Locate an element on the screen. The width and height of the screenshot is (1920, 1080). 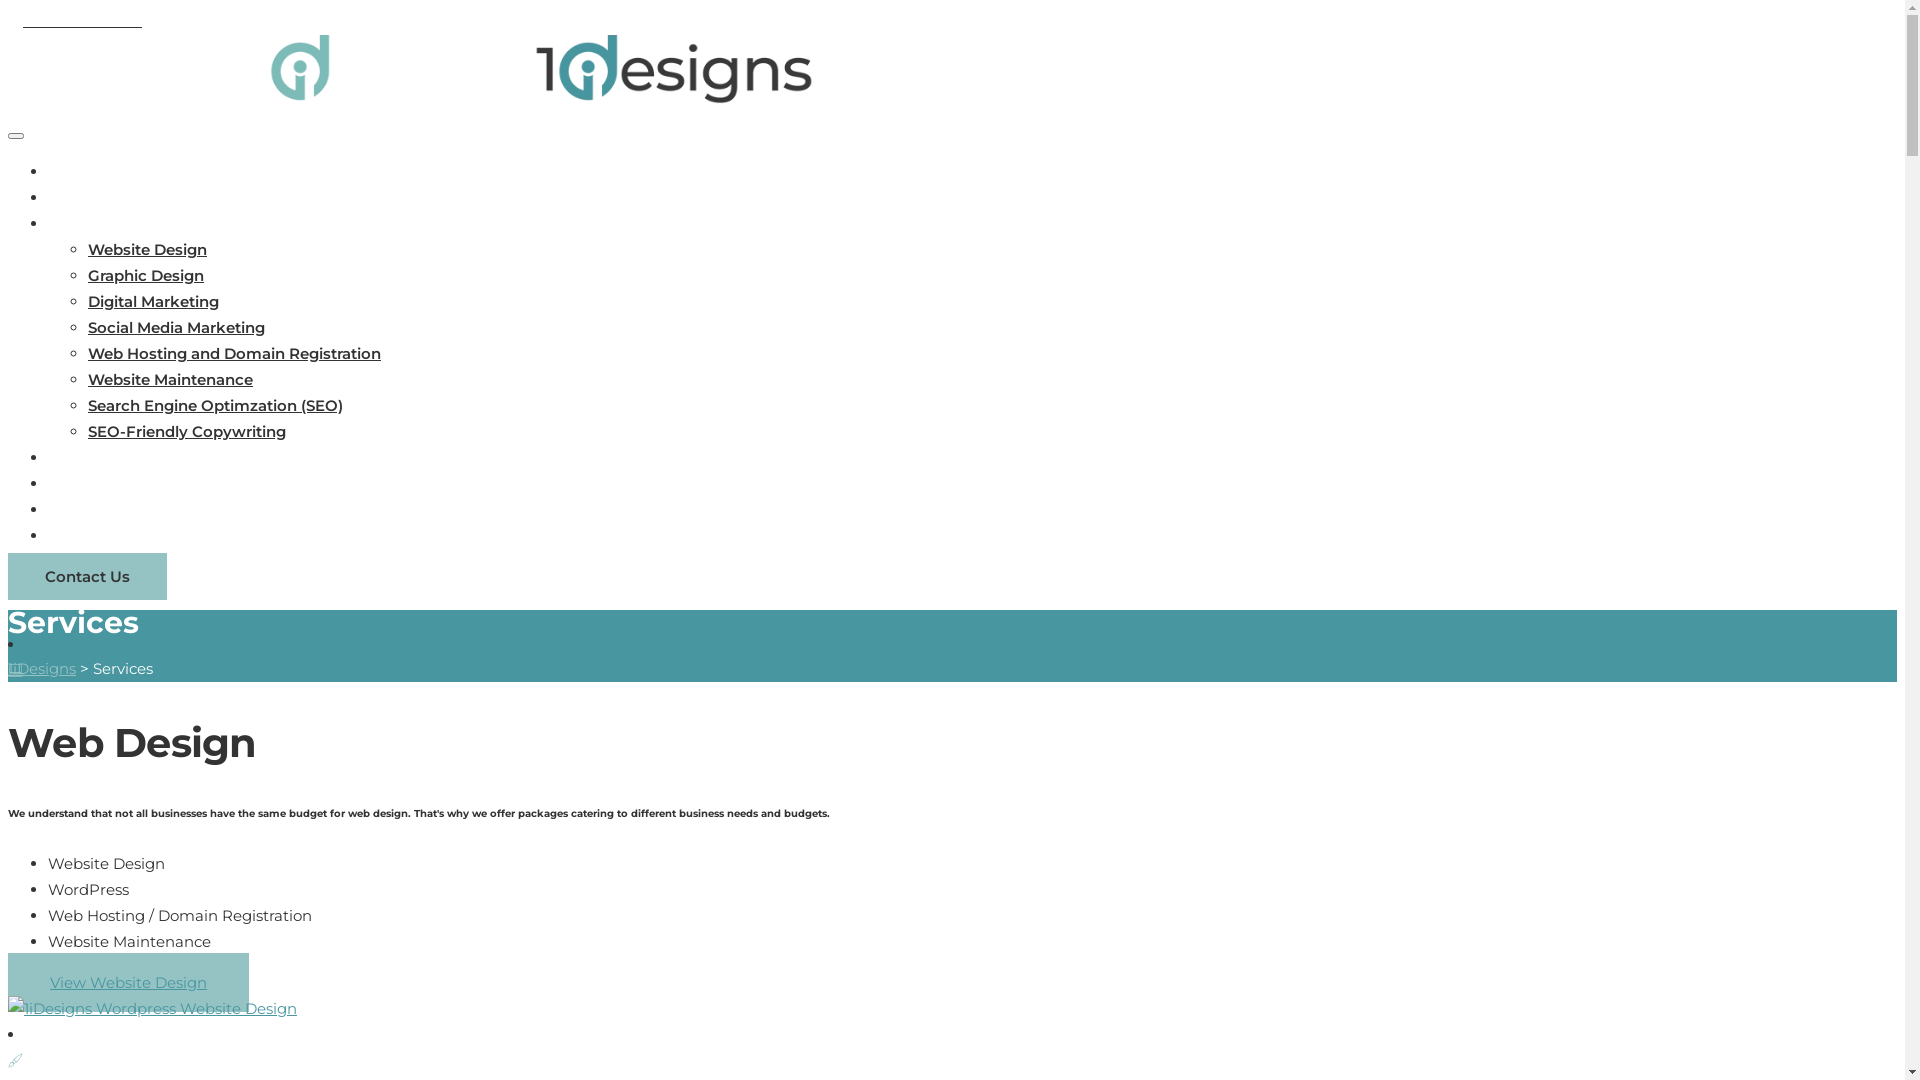
'Contact Us' is located at coordinates (89, 534).